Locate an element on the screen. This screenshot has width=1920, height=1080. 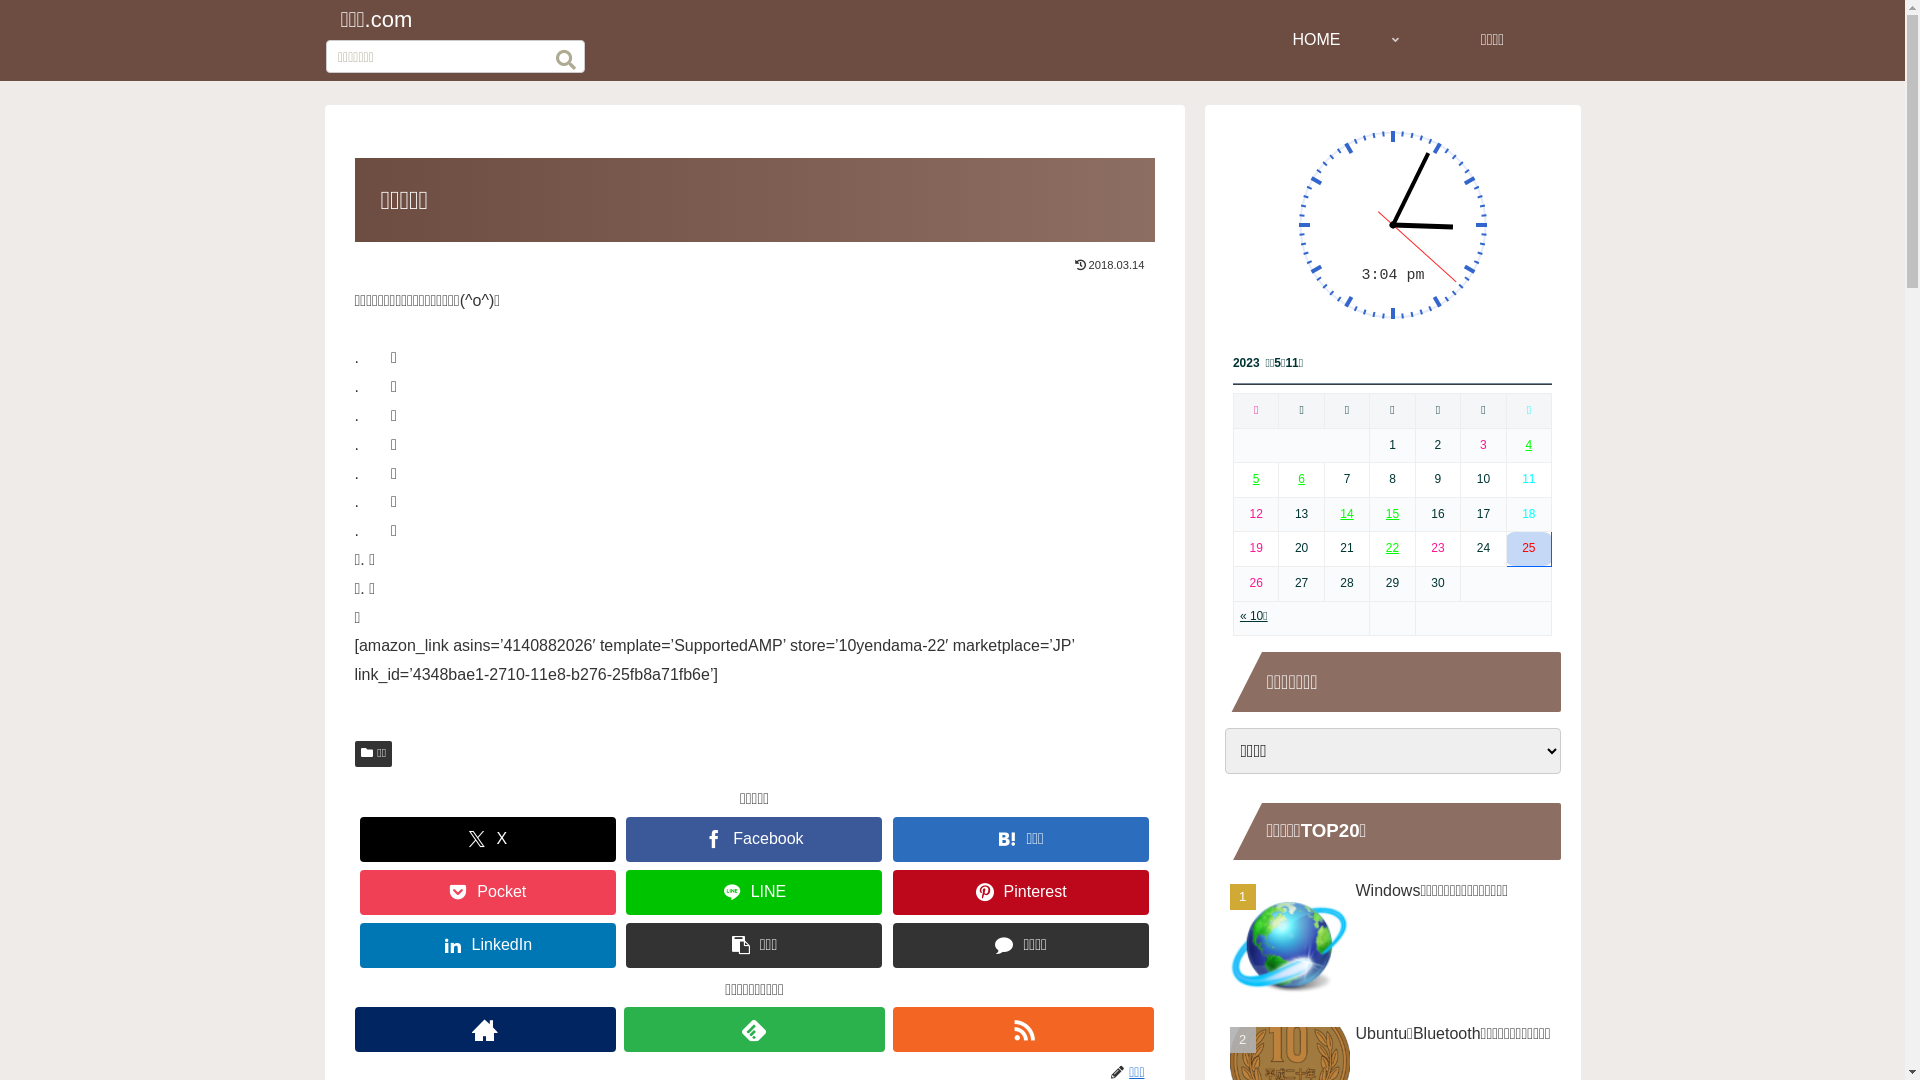
'X' is located at coordinates (488, 839).